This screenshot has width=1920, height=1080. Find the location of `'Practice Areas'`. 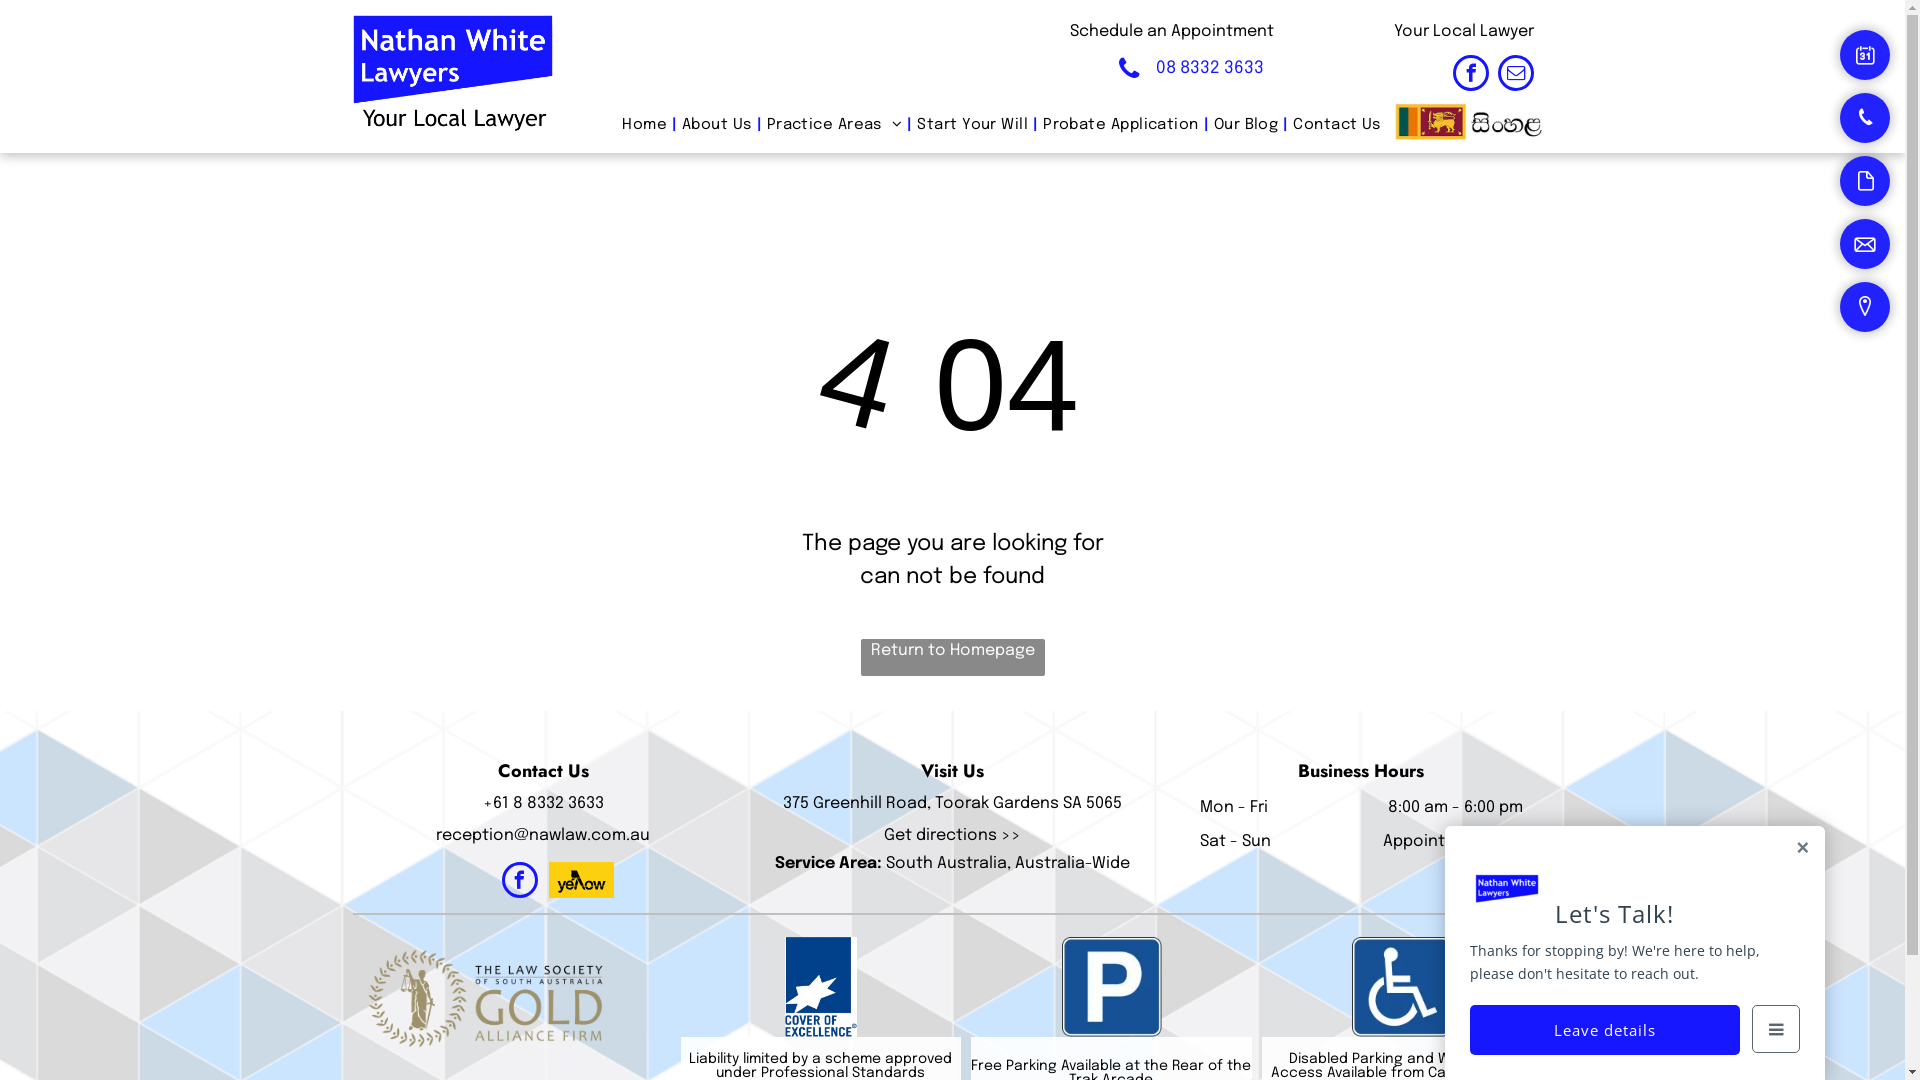

'Practice Areas' is located at coordinates (835, 125).